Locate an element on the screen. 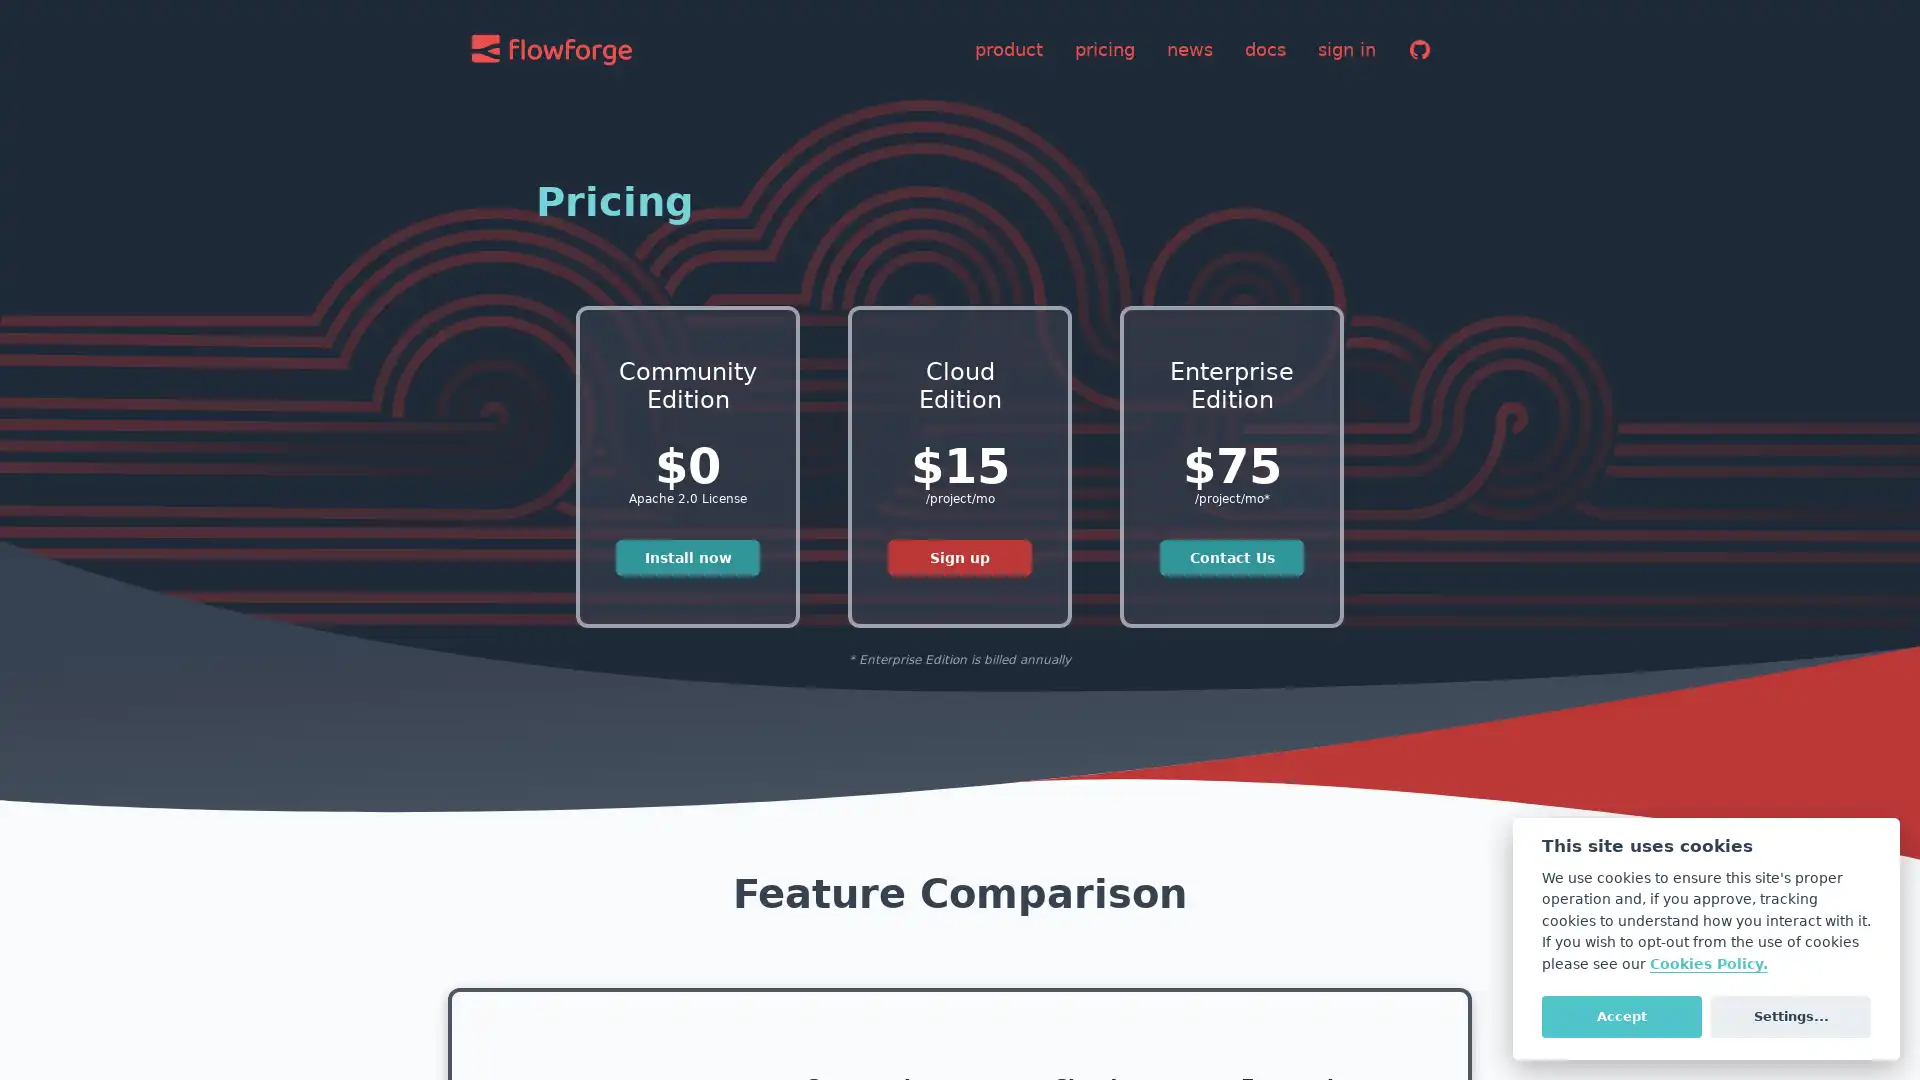  Settings... is located at coordinates (1790, 1015).